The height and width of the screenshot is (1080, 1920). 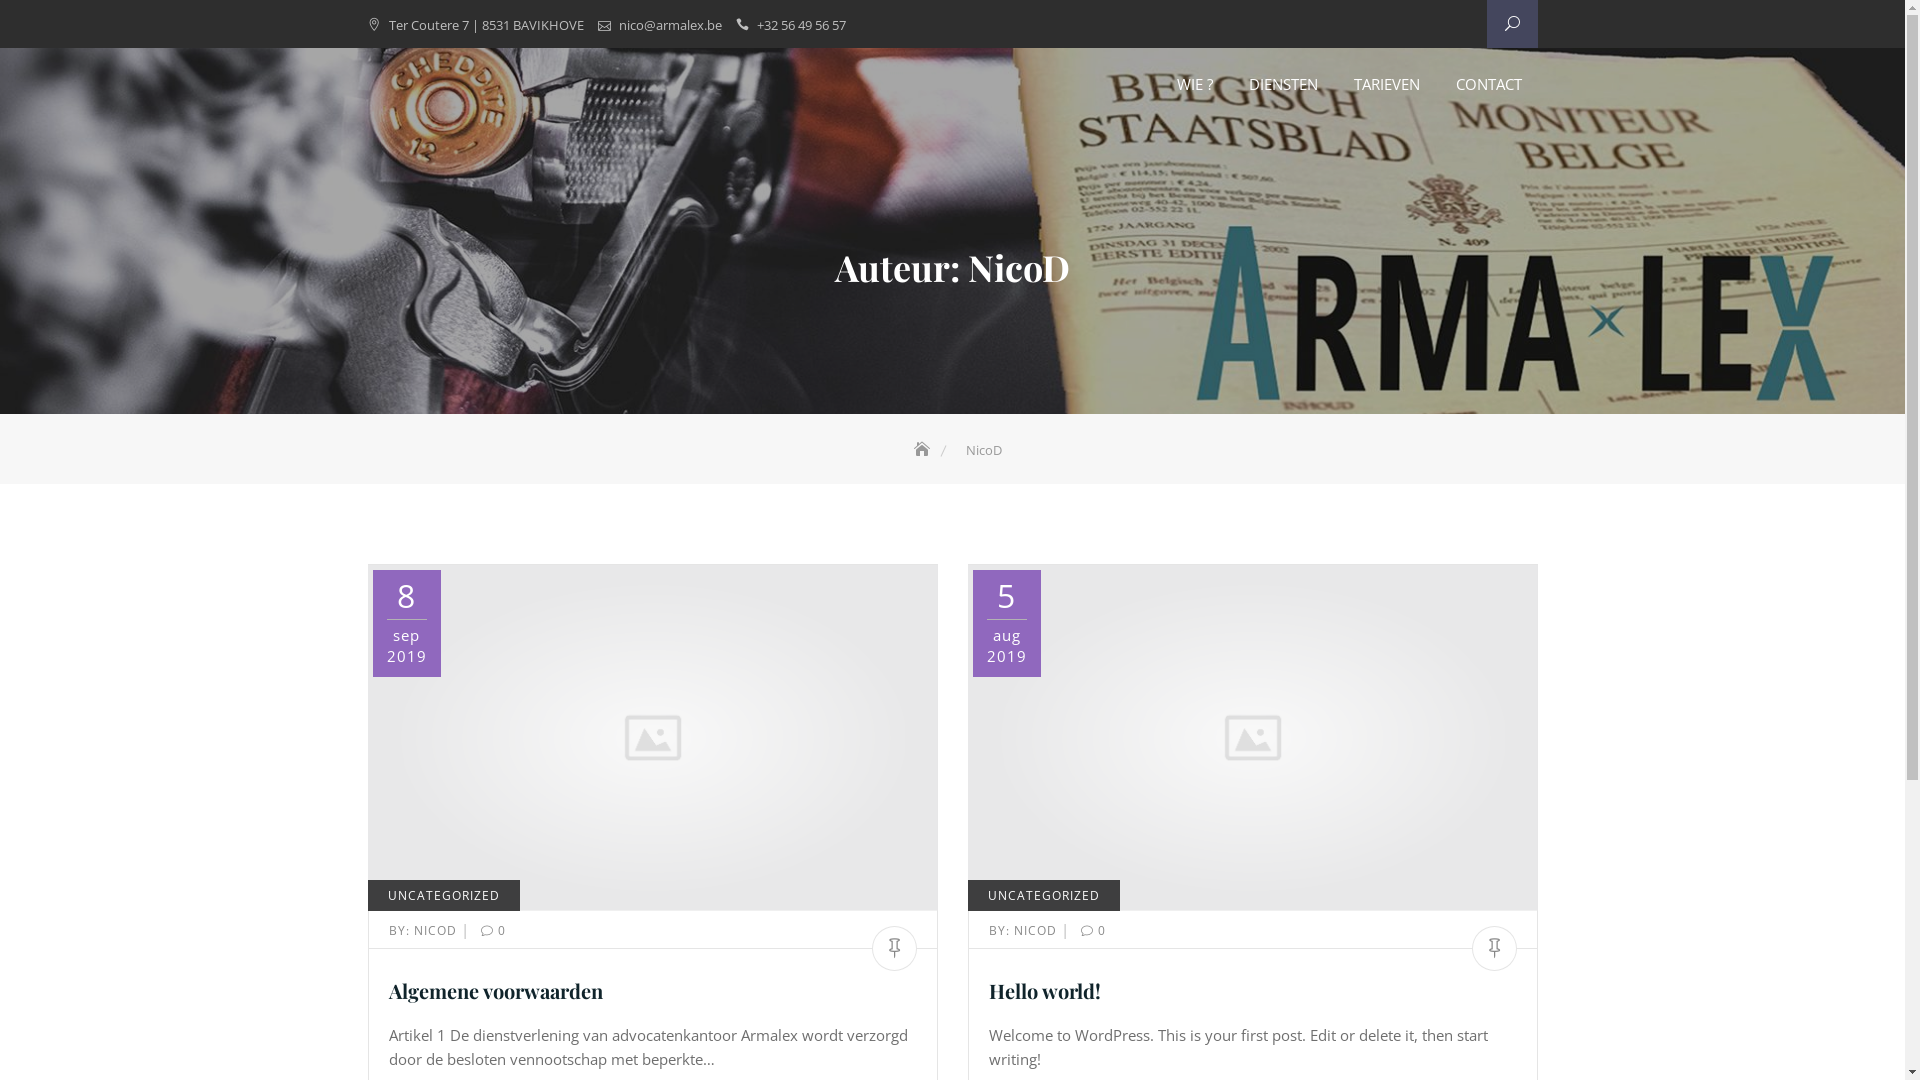 I want to click on 'Home', so click(x=922, y=450).